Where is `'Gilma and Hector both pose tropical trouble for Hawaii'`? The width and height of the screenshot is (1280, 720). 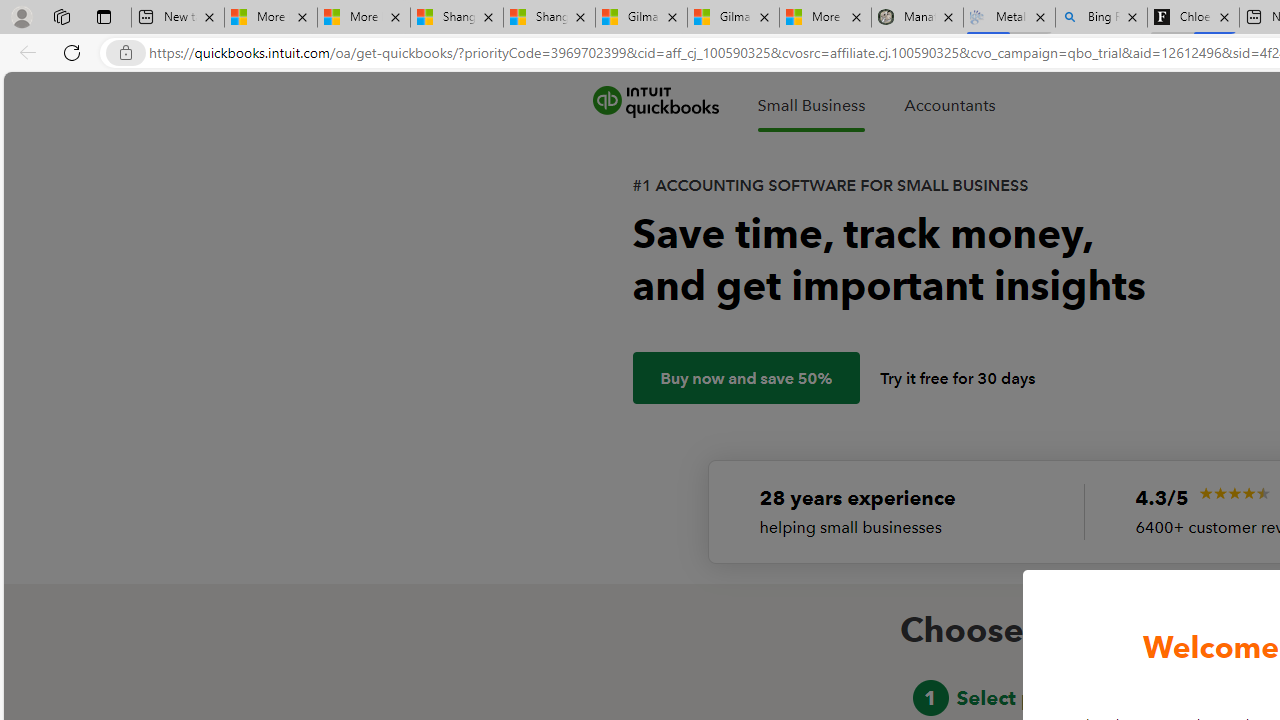 'Gilma and Hector both pose tropical trouble for Hawaii' is located at coordinates (732, 17).